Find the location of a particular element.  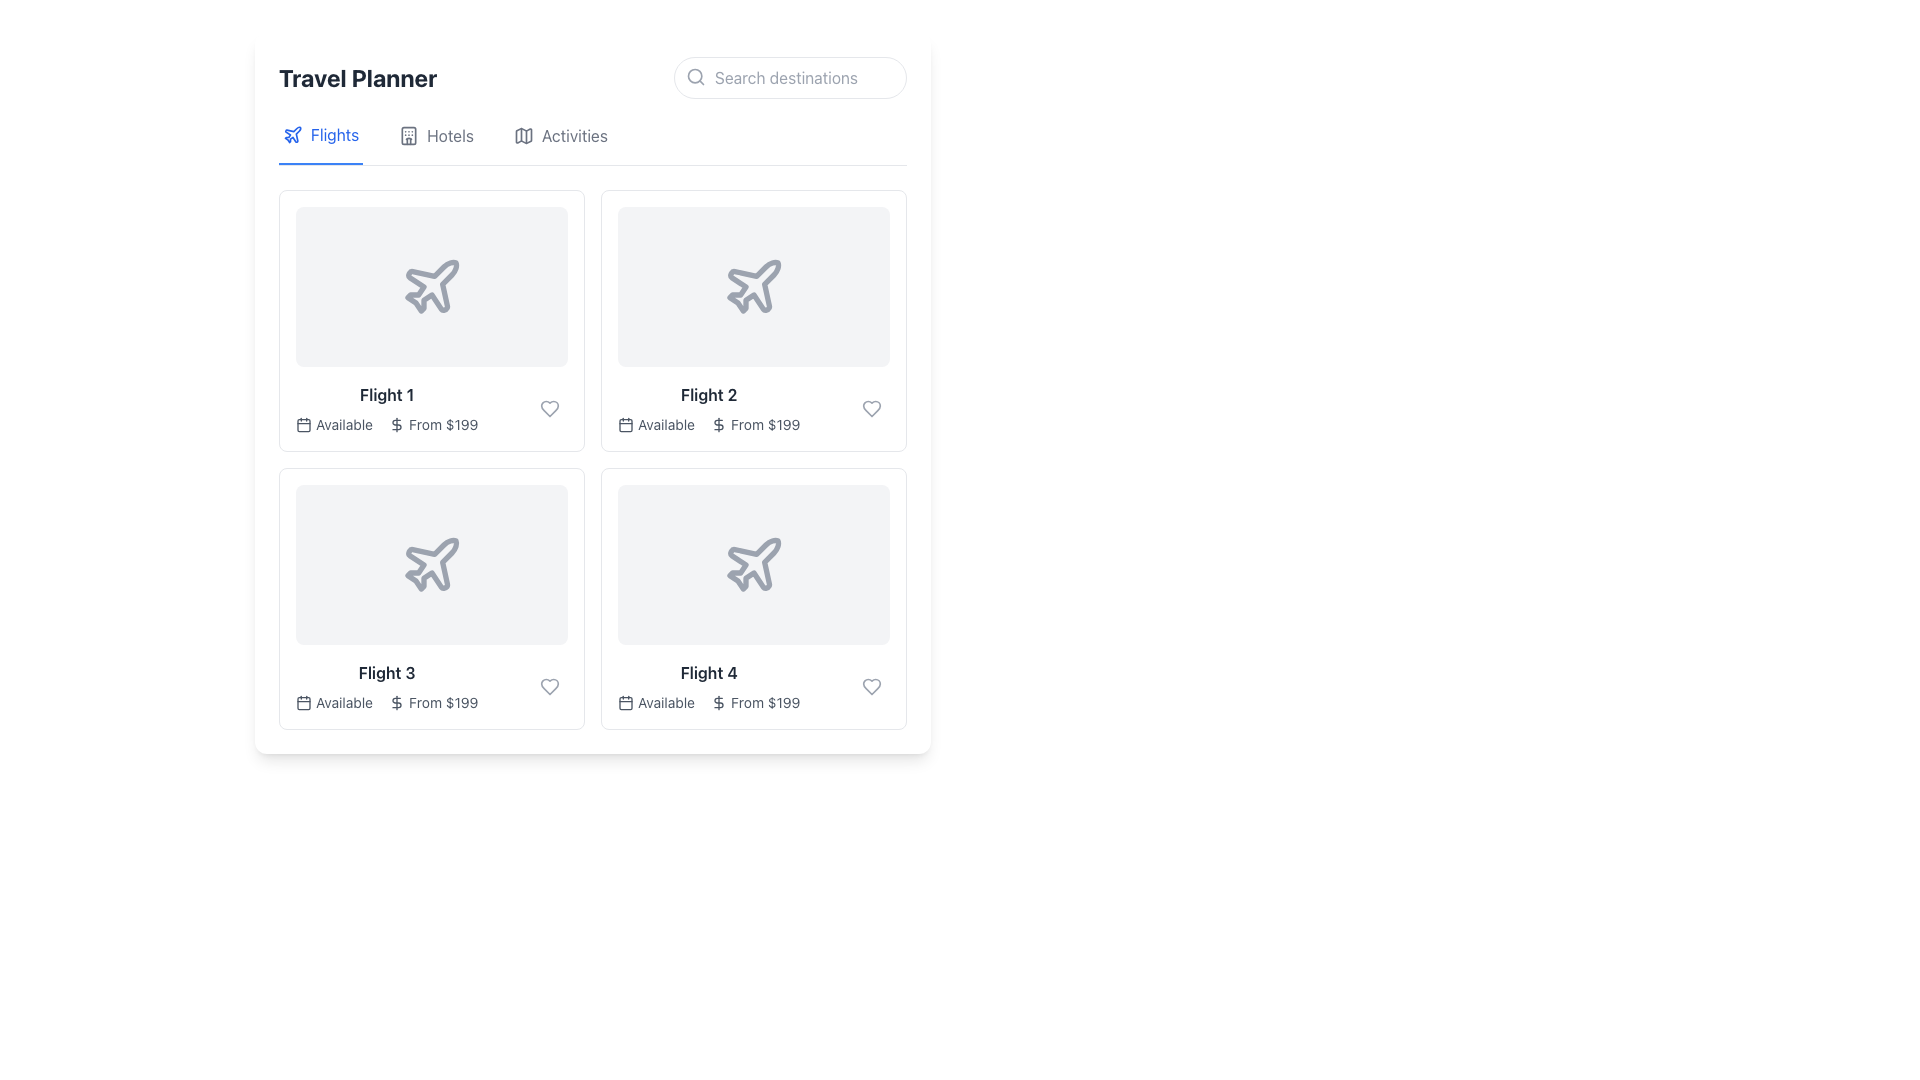

the starting price label for the second flight card under the 'Flights' tab in the 'Travel Planner' interface is located at coordinates (764, 423).